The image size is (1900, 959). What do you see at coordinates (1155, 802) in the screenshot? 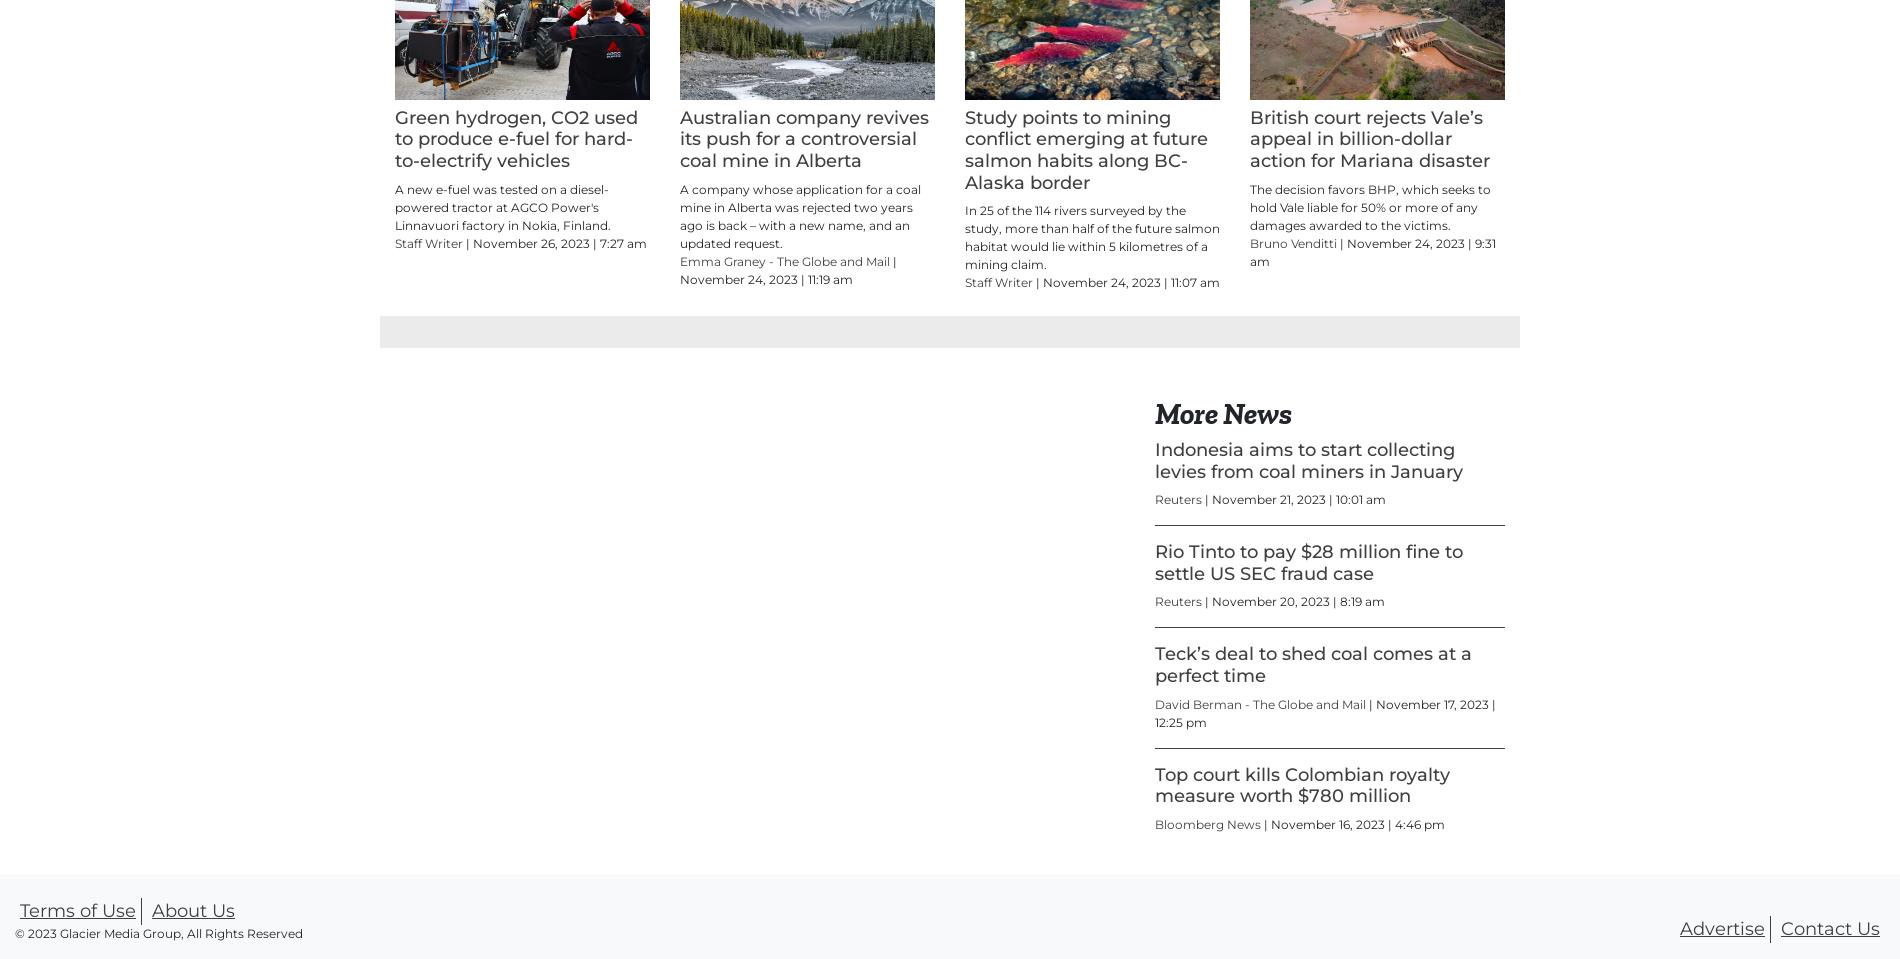
I see `'| November 17, 2023 | 12:25 pm'` at bounding box center [1155, 802].